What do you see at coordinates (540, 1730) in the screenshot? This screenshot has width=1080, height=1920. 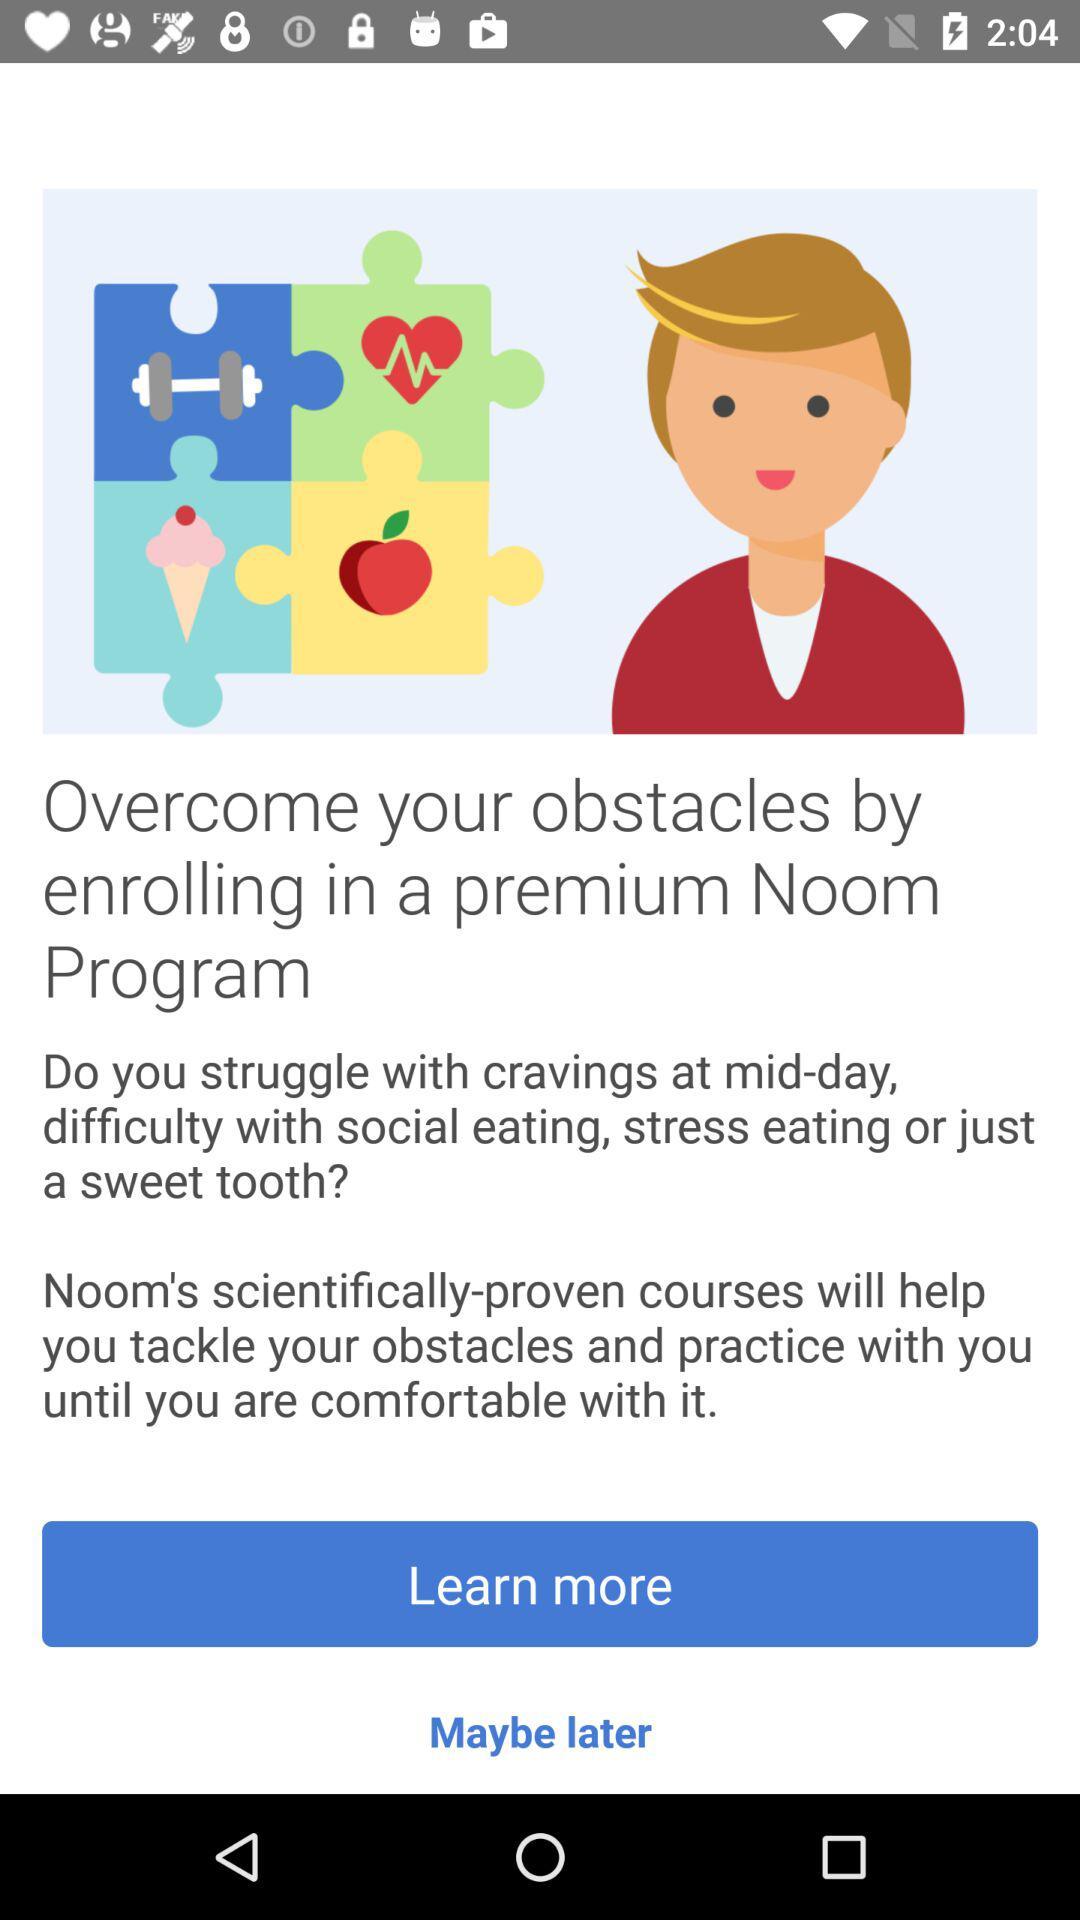 I see `the item below learn more icon` at bounding box center [540, 1730].